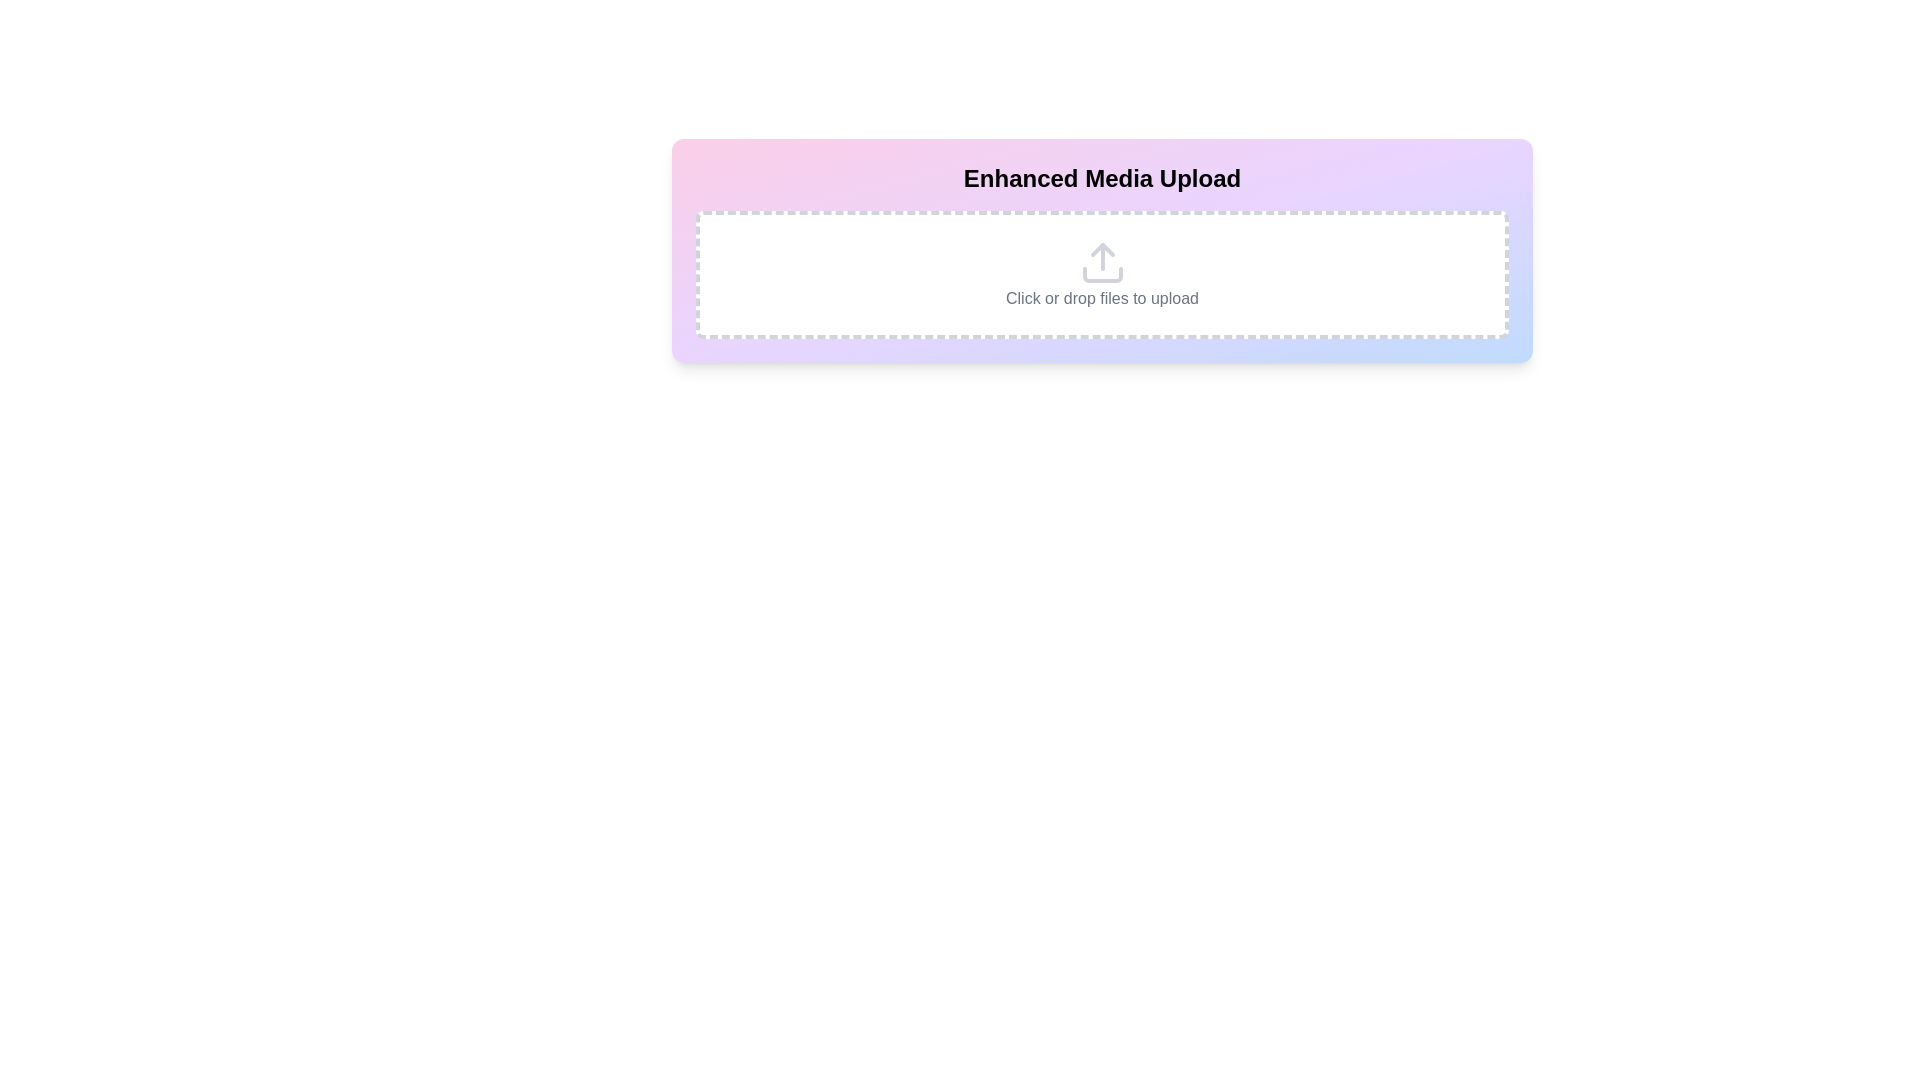 Image resolution: width=1920 pixels, height=1080 pixels. I want to click on the upload icon element, which features an upward arrow directed to an open square, located centrally within a dashed-bordered rectangular area labeled 'Click or drop files to upload.', so click(1101, 261).